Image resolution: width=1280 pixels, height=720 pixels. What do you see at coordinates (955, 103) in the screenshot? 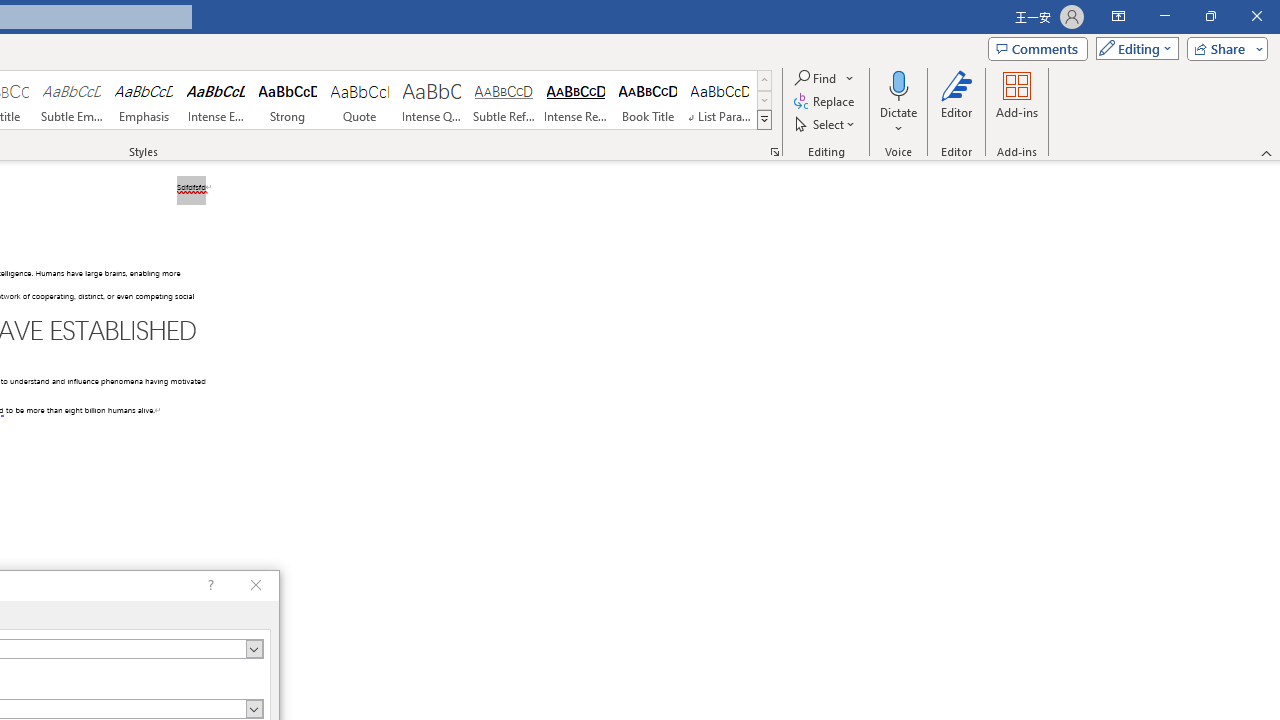
I see `'Editor'` at bounding box center [955, 103].